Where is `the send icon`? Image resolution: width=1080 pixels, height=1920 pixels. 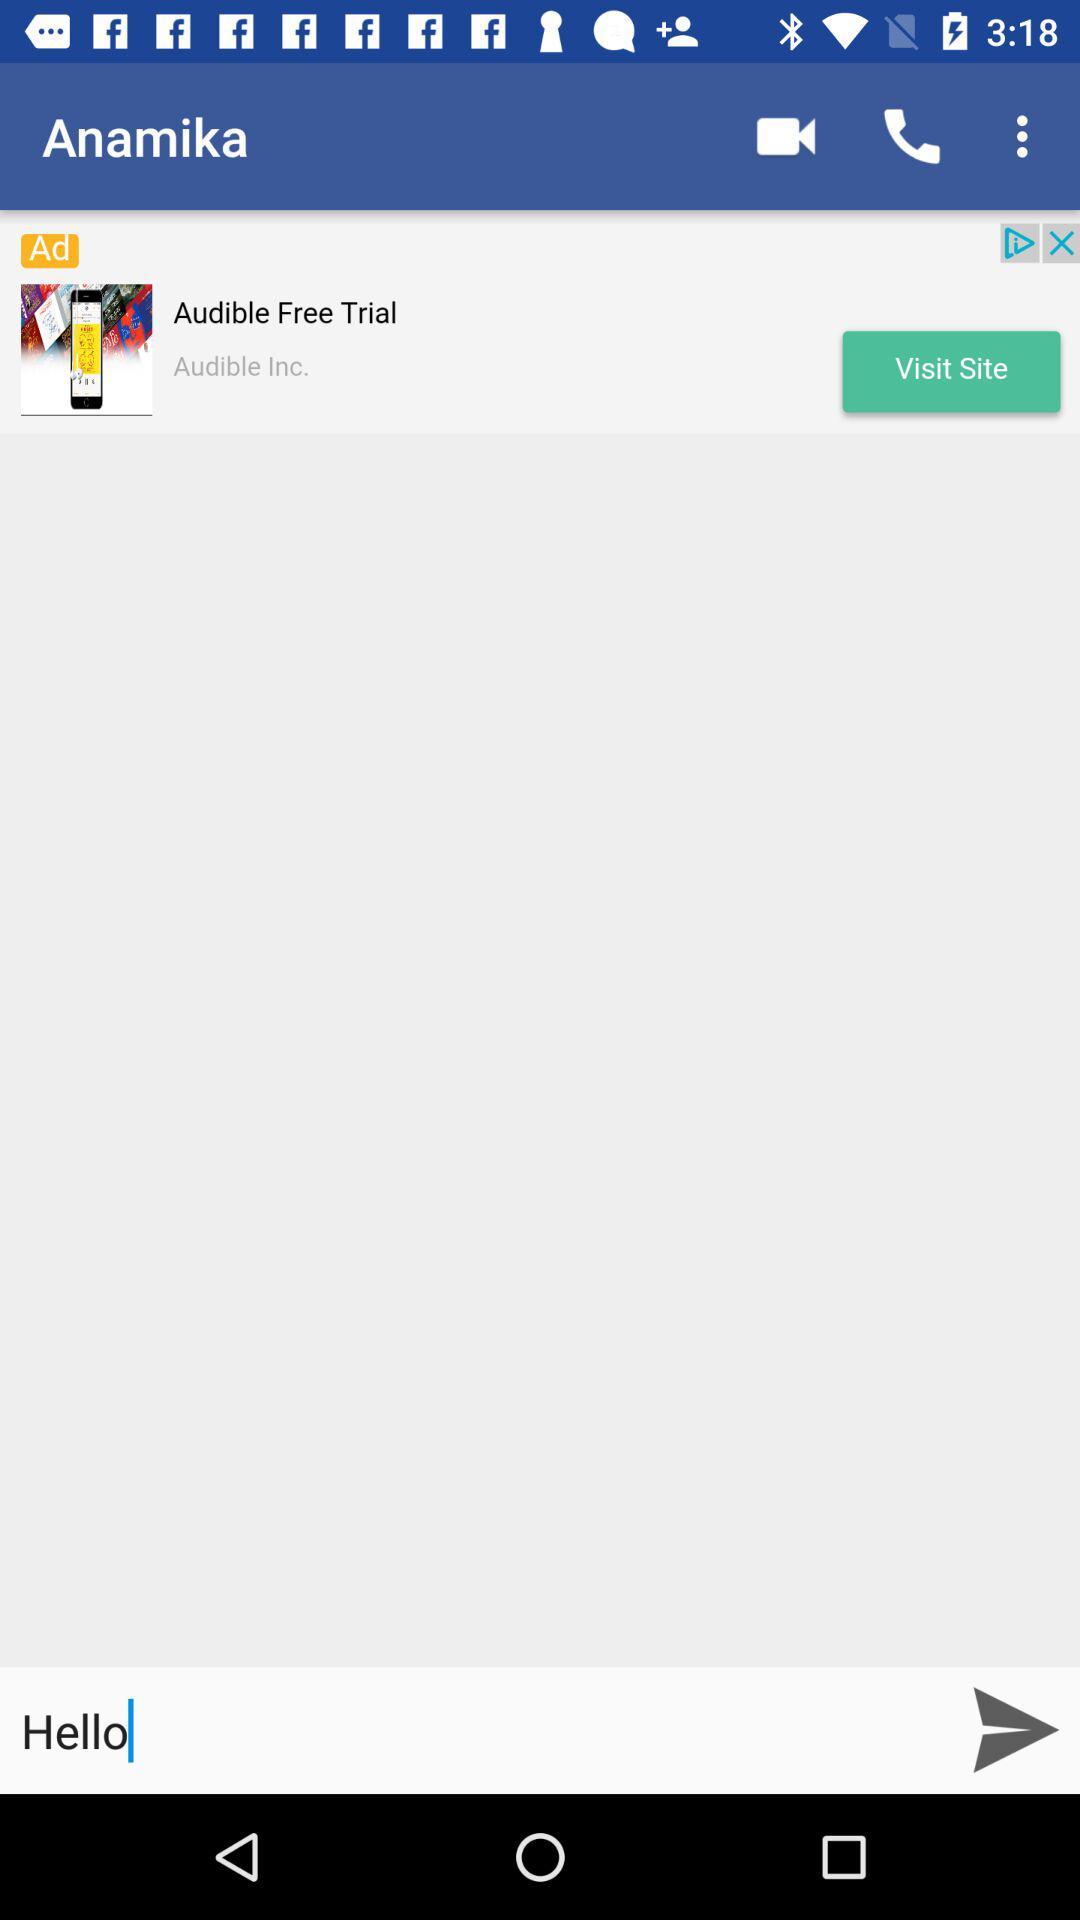 the send icon is located at coordinates (1017, 1729).